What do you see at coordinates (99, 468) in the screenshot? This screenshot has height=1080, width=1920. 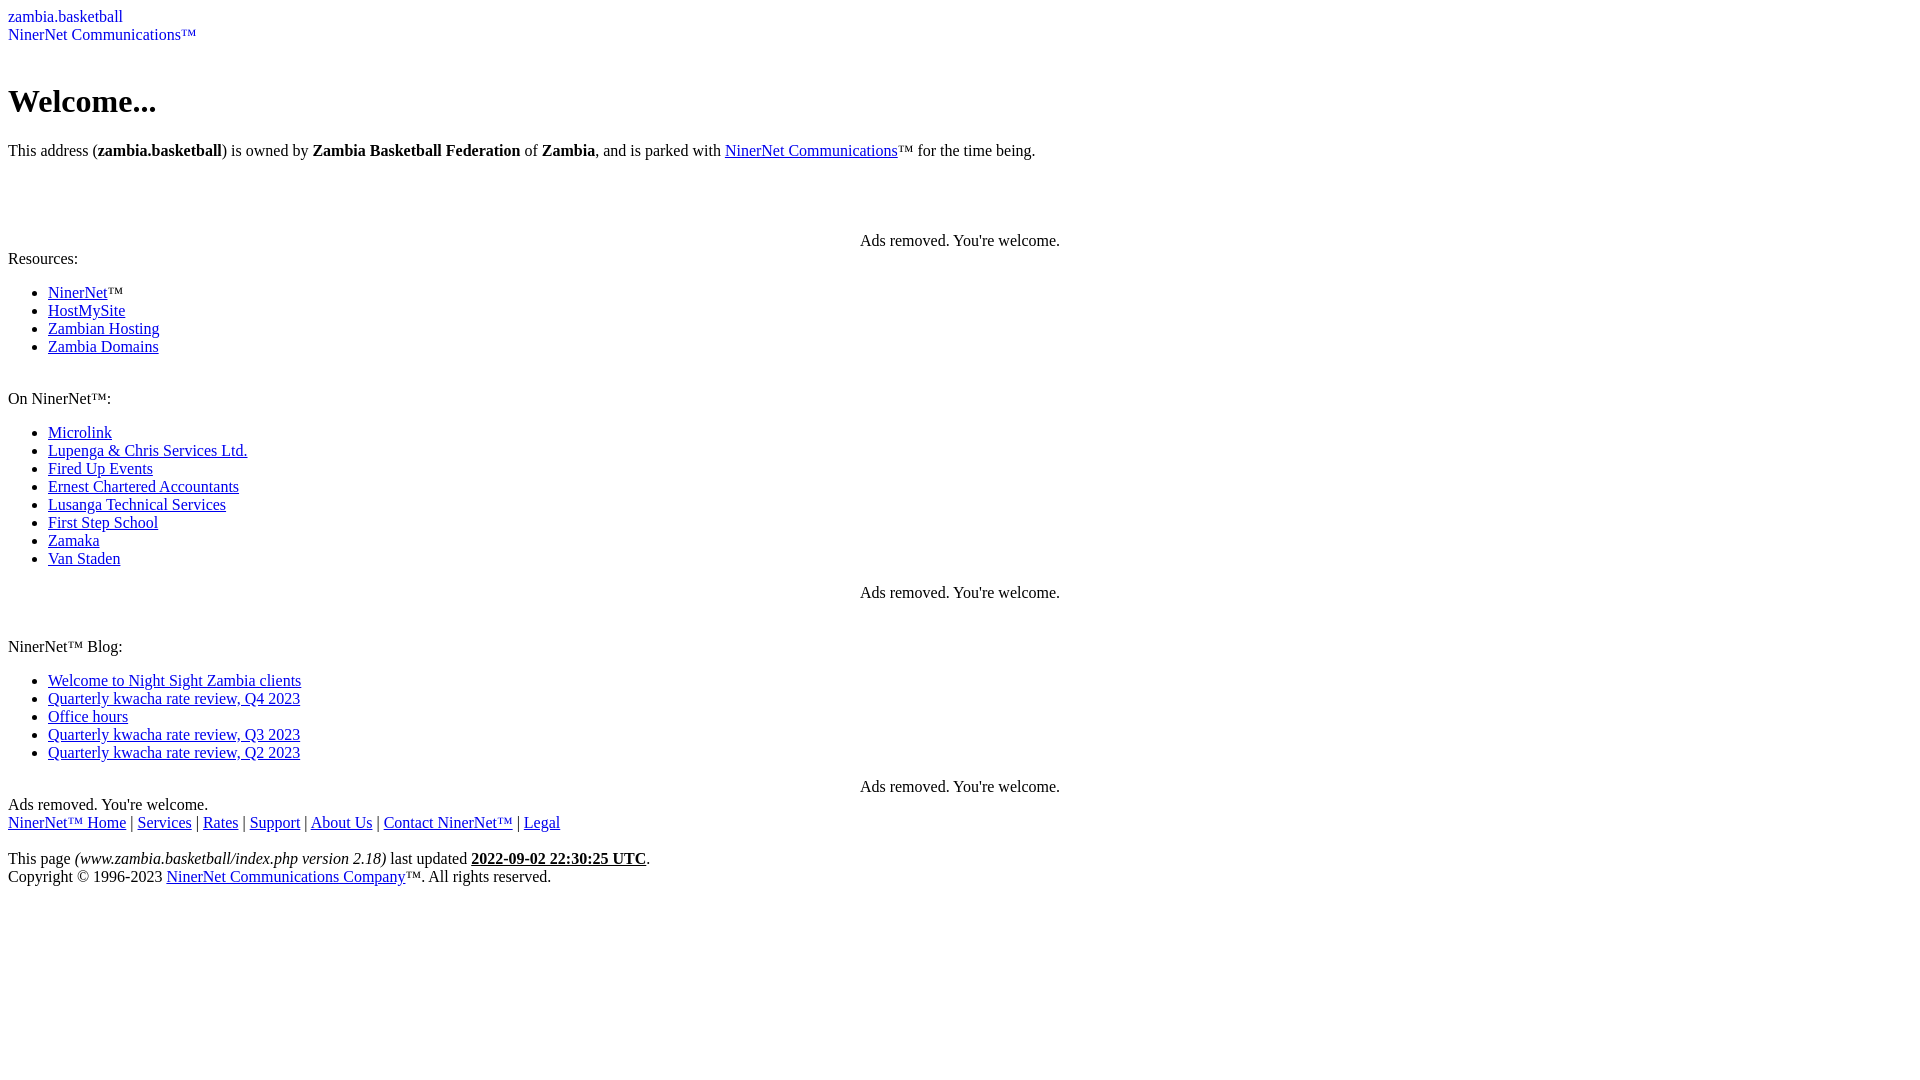 I see `'Fired Up Events'` at bounding box center [99, 468].